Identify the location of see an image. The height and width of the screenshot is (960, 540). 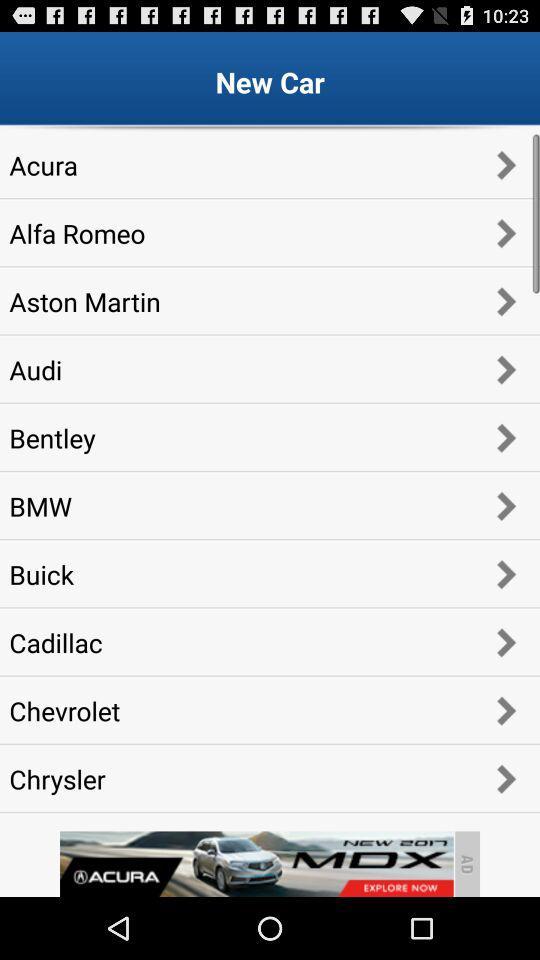
(256, 863).